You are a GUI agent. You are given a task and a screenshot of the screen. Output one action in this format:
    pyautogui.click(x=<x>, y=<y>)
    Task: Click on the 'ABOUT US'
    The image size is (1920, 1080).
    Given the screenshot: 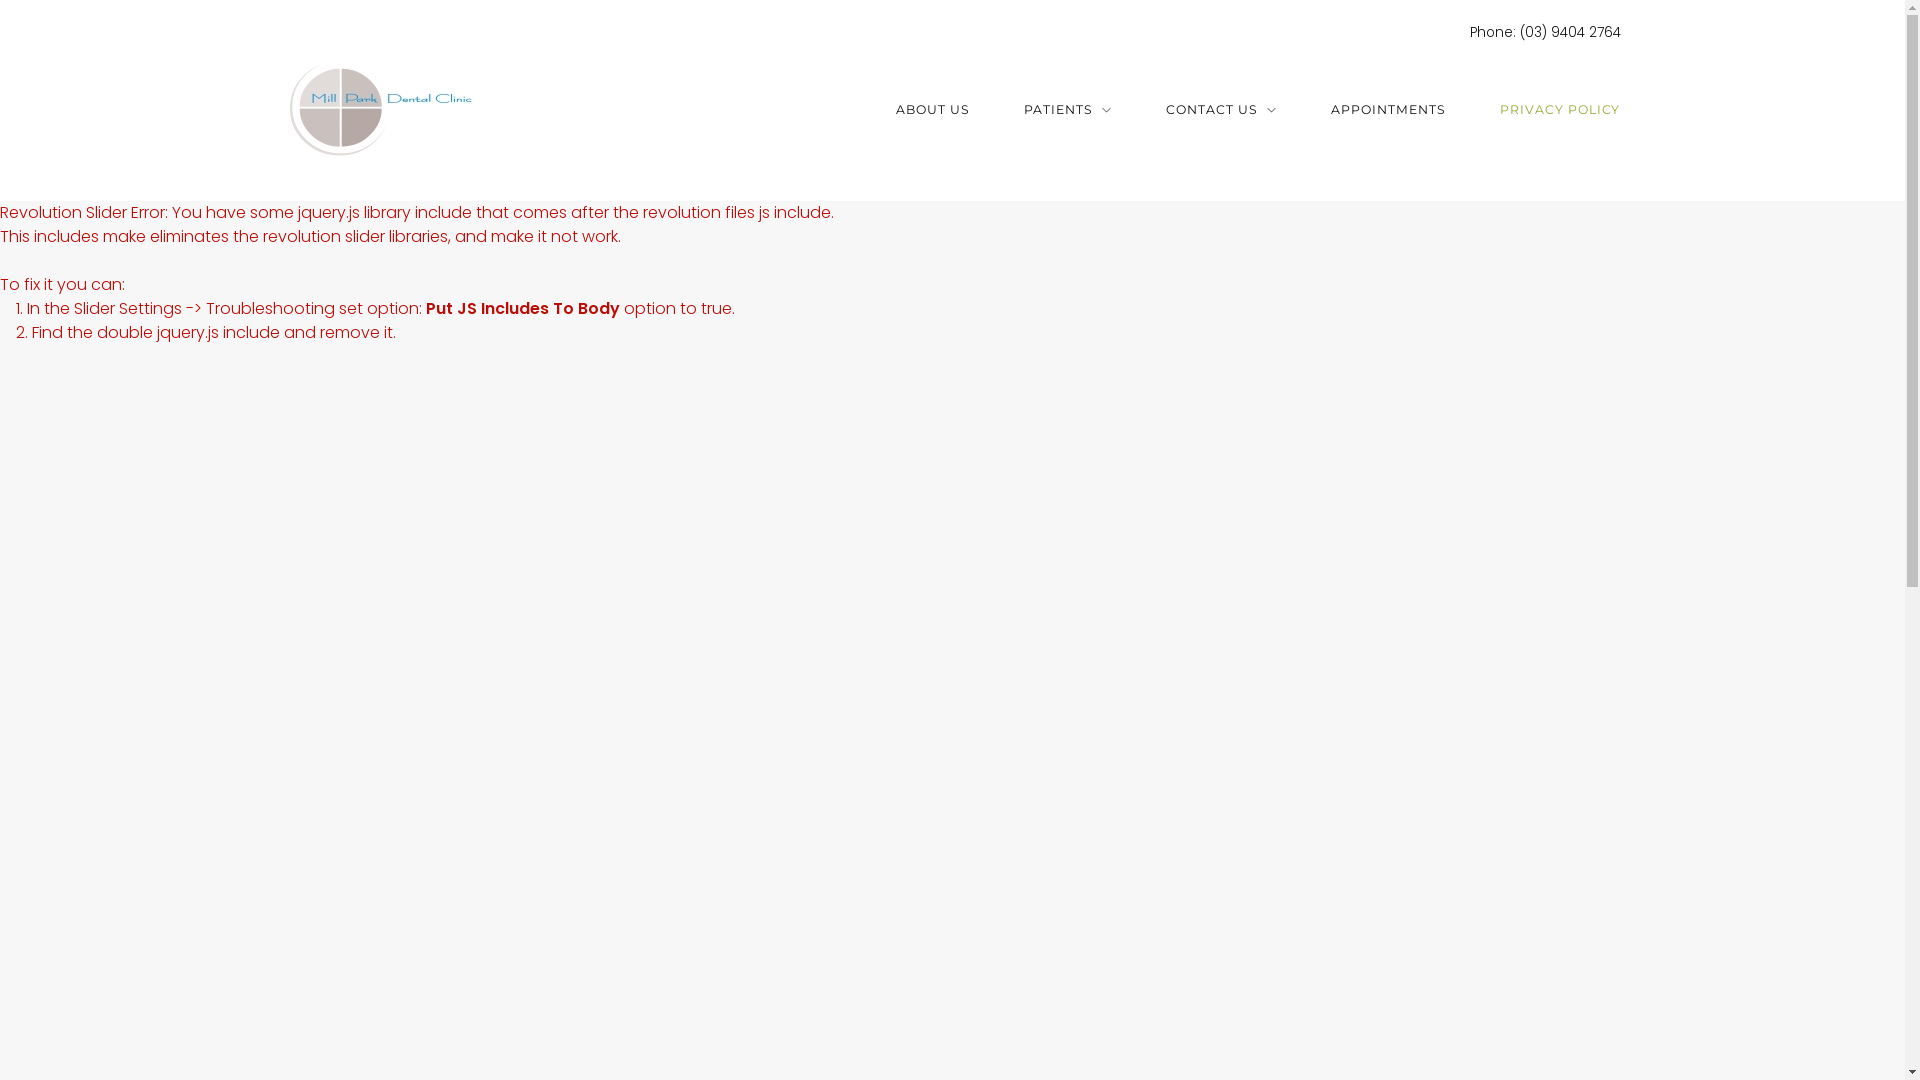 What is the action you would take?
    pyautogui.click(x=931, y=111)
    